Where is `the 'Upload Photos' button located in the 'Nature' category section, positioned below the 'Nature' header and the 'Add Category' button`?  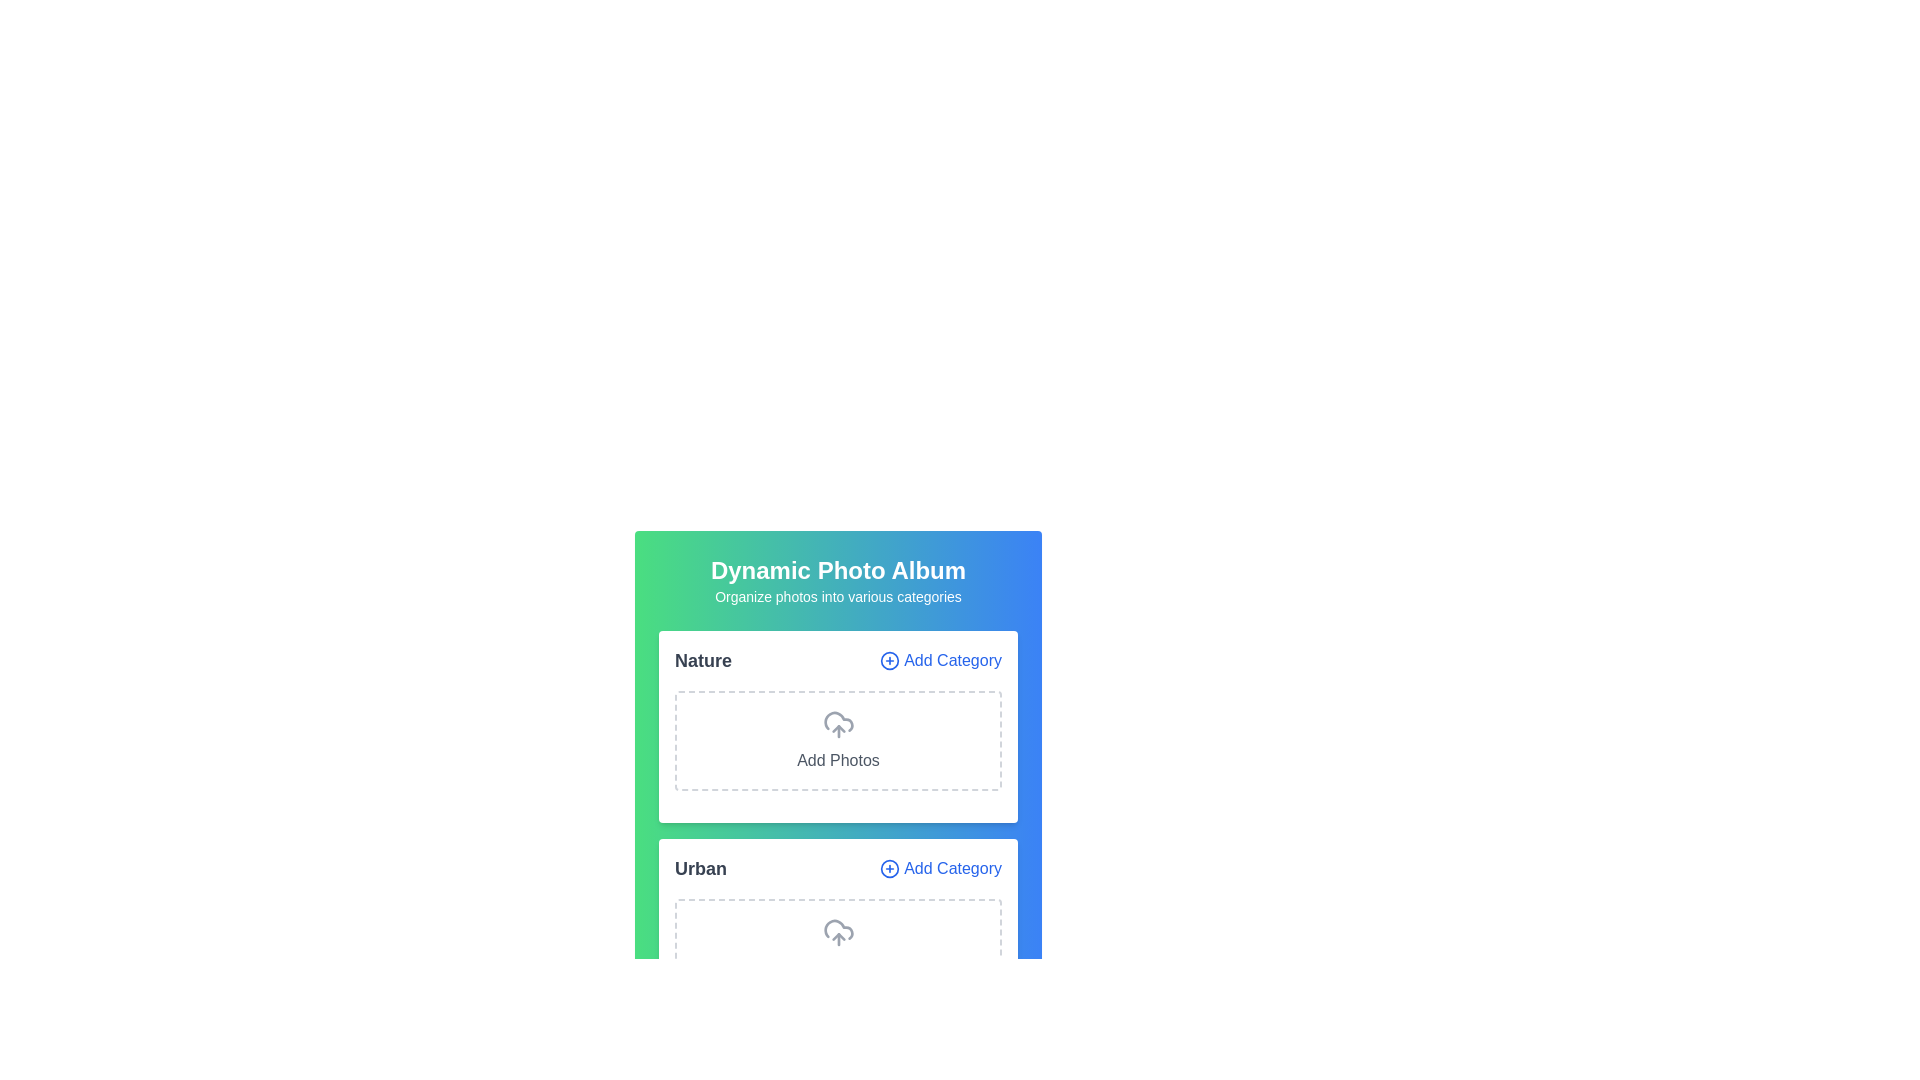
the 'Upload Photos' button located in the 'Nature' category section, positioned below the 'Nature' header and the 'Add Category' button is located at coordinates (838, 740).